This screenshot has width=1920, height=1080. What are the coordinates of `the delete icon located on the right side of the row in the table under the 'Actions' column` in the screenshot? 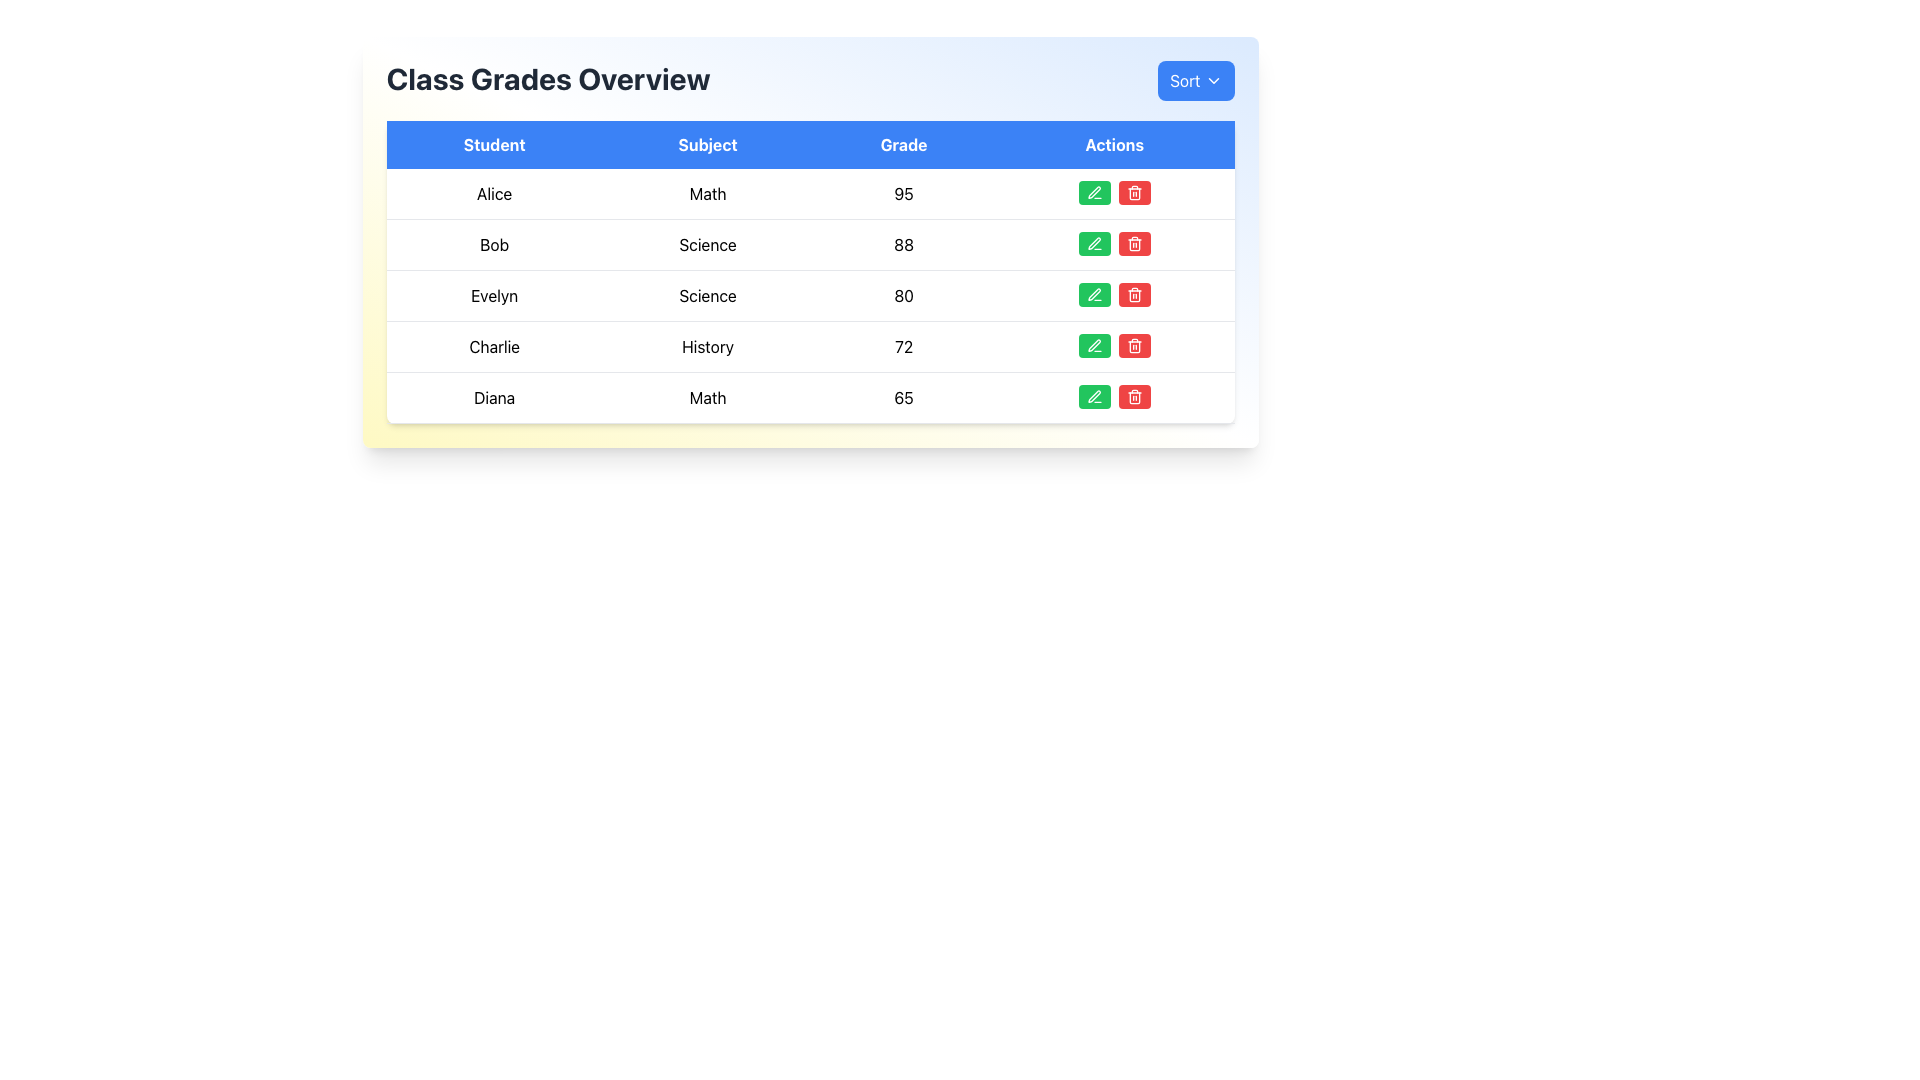 It's located at (1134, 345).